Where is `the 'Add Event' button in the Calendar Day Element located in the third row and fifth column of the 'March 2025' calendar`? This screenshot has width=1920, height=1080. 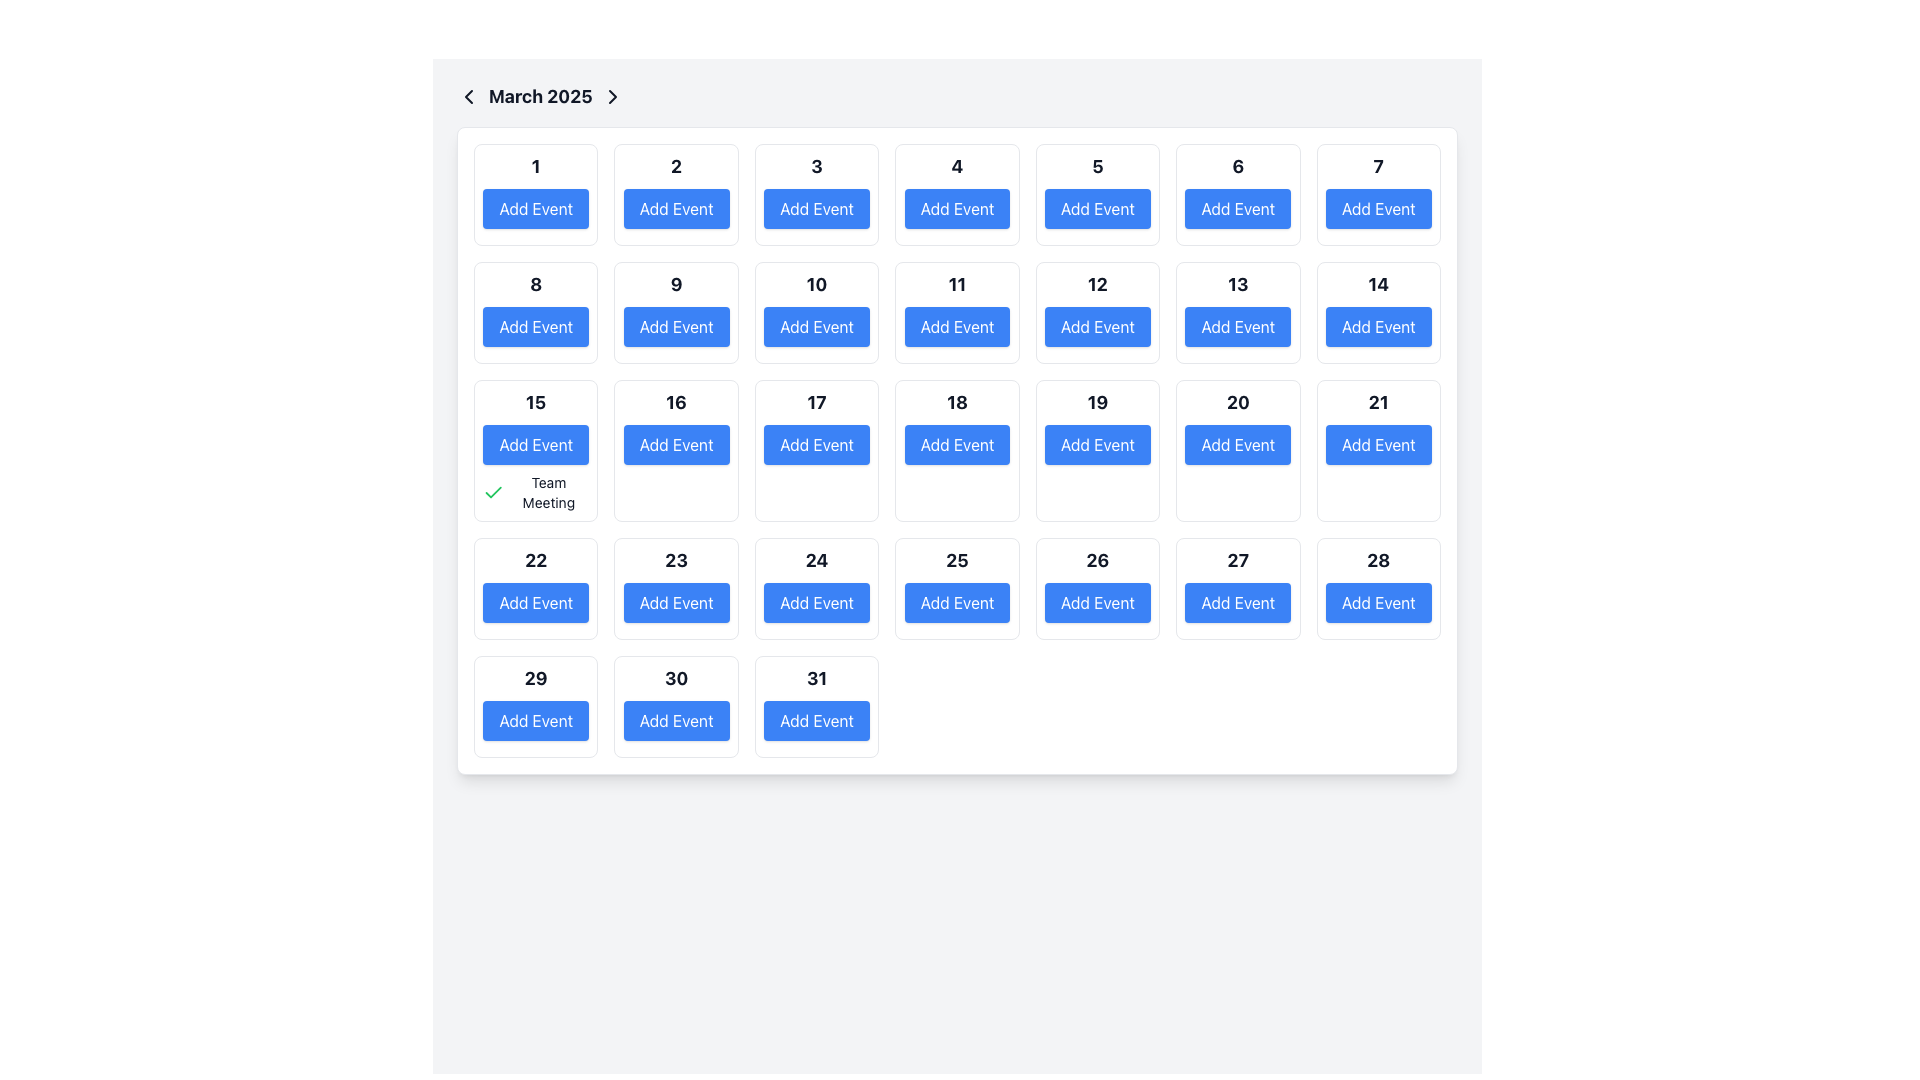
the 'Add Event' button in the Calendar Day Element located in the third row and fifth column of the 'March 2025' calendar is located at coordinates (1096, 312).